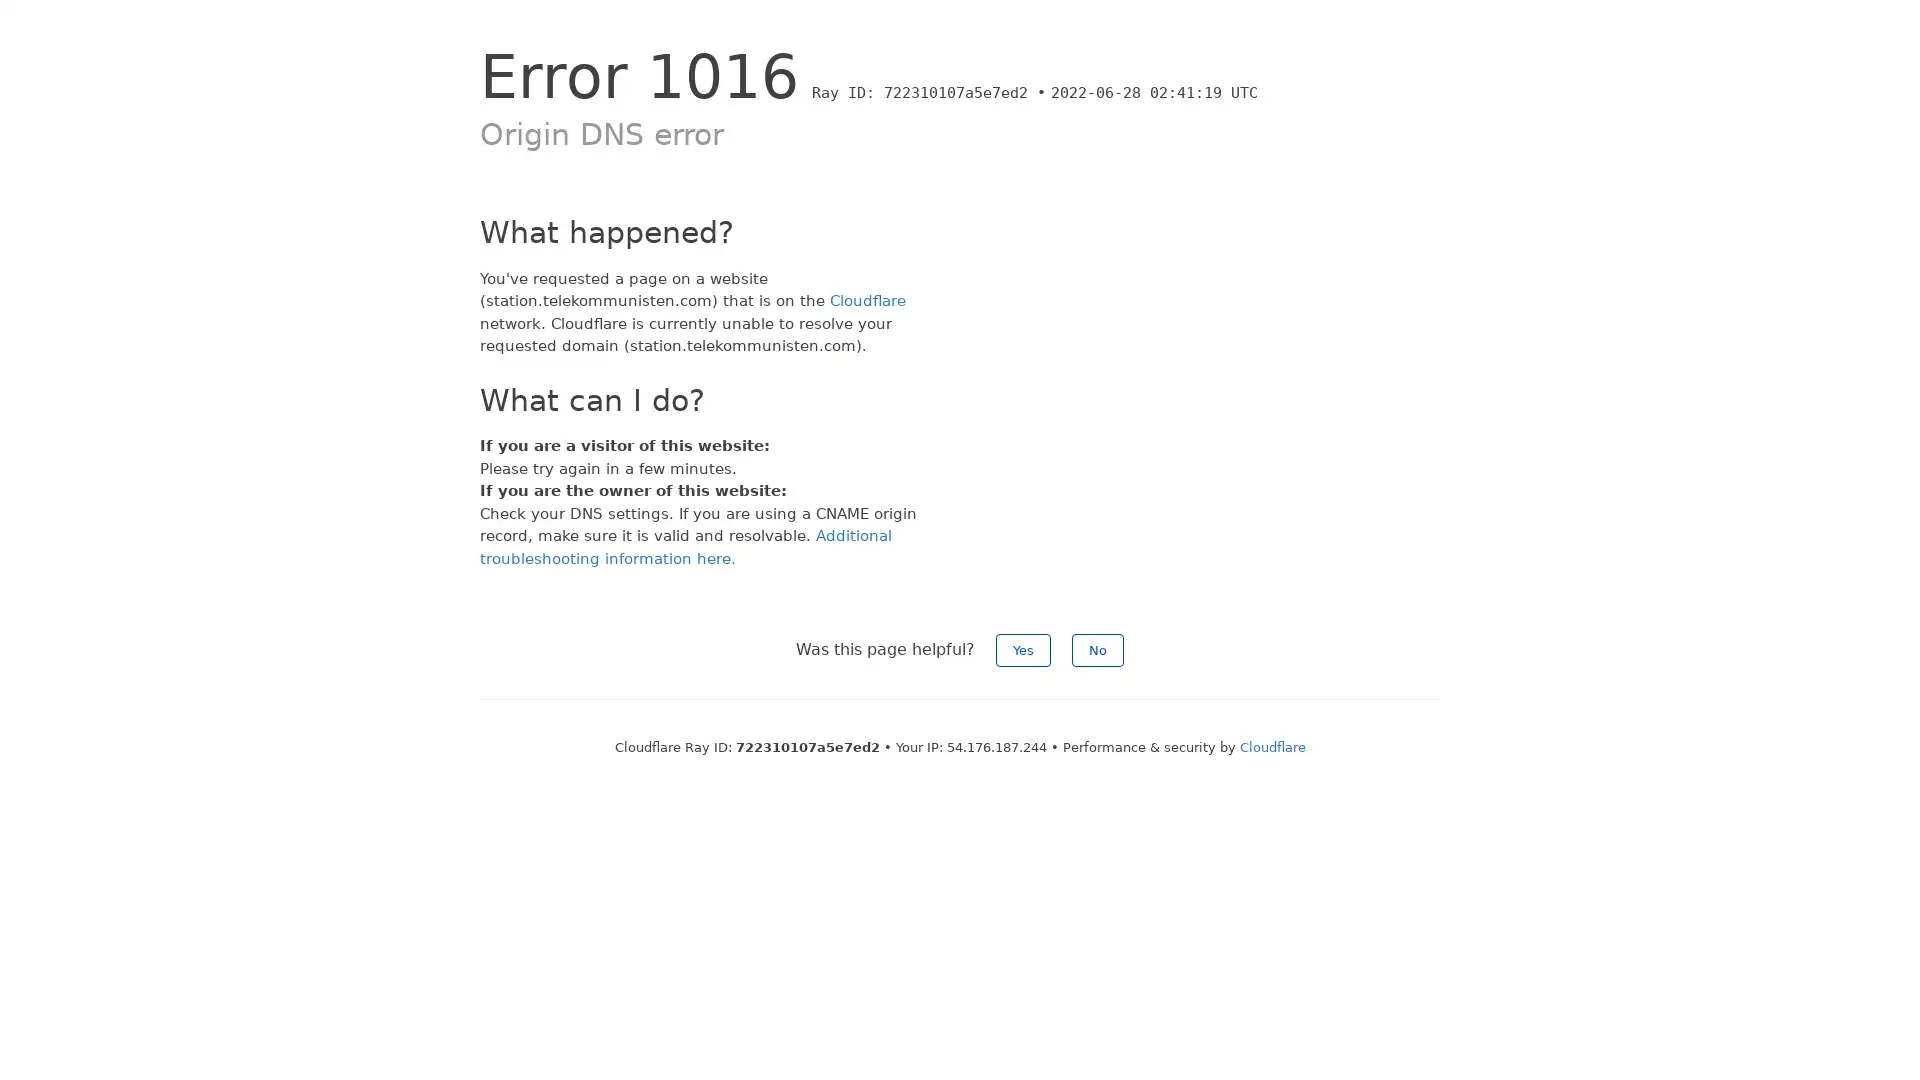 This screenshot has width=1920, height=1080. Describe the element at coordinates (1097, 650) in the screenshot. I see `No` at that location.